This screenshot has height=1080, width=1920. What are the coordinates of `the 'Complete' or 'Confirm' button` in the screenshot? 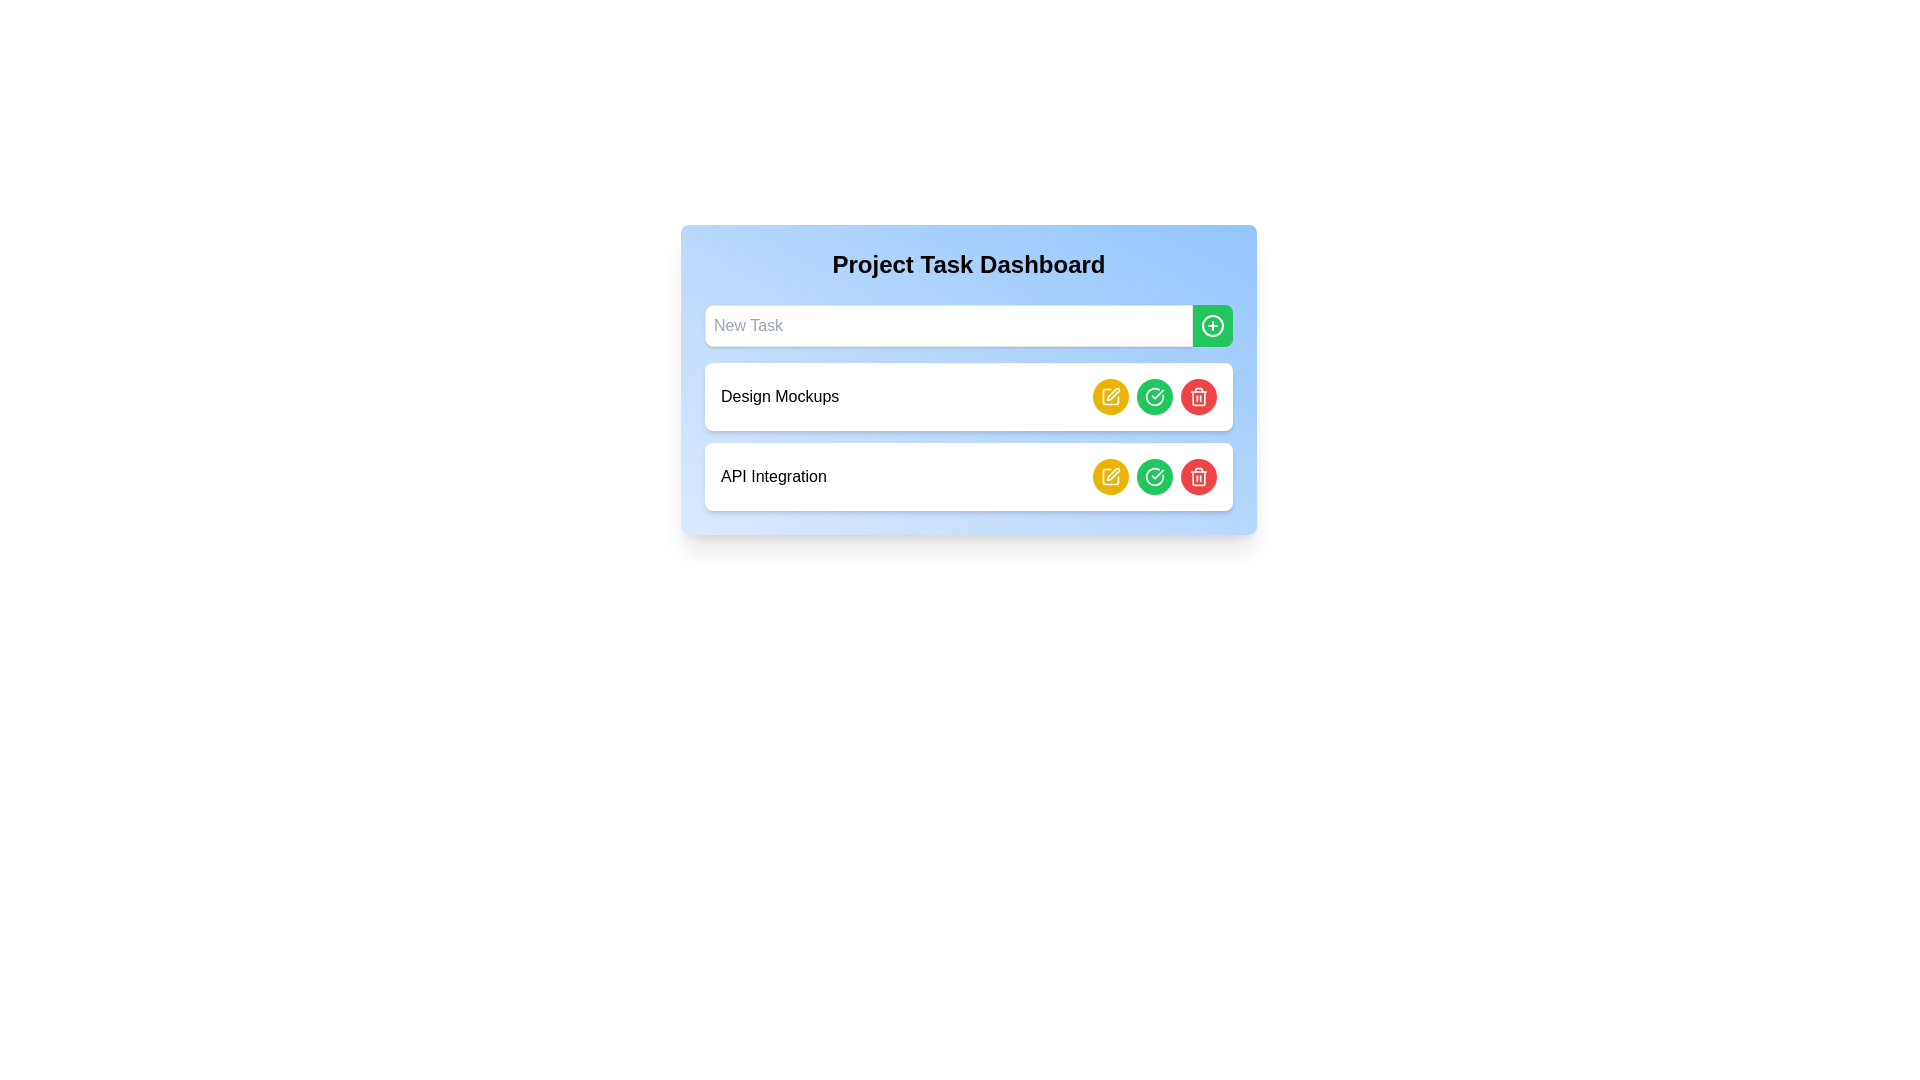 It's located at (1155, 397).